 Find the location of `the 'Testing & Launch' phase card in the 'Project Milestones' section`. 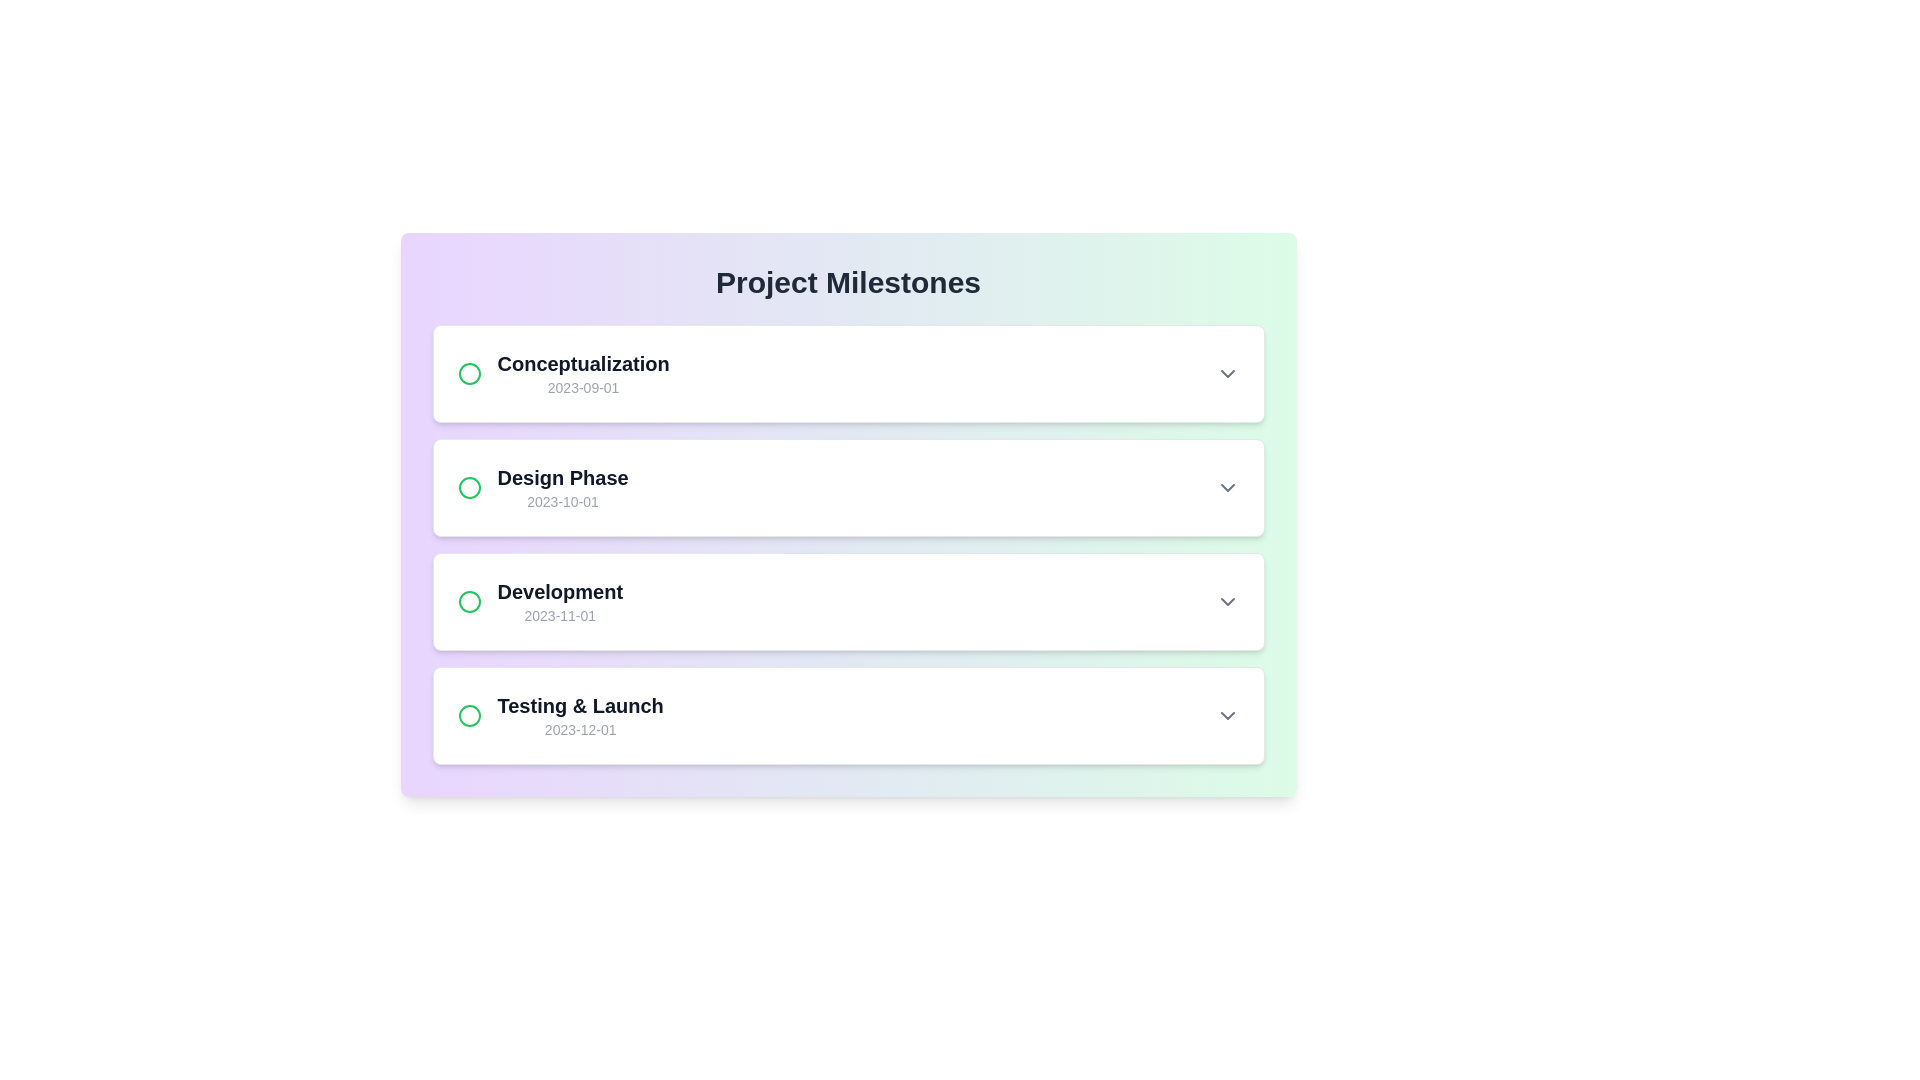

the 'Testing & Launch' phase card in the 'Project Milestones' section is located at coordinates (848, 715).